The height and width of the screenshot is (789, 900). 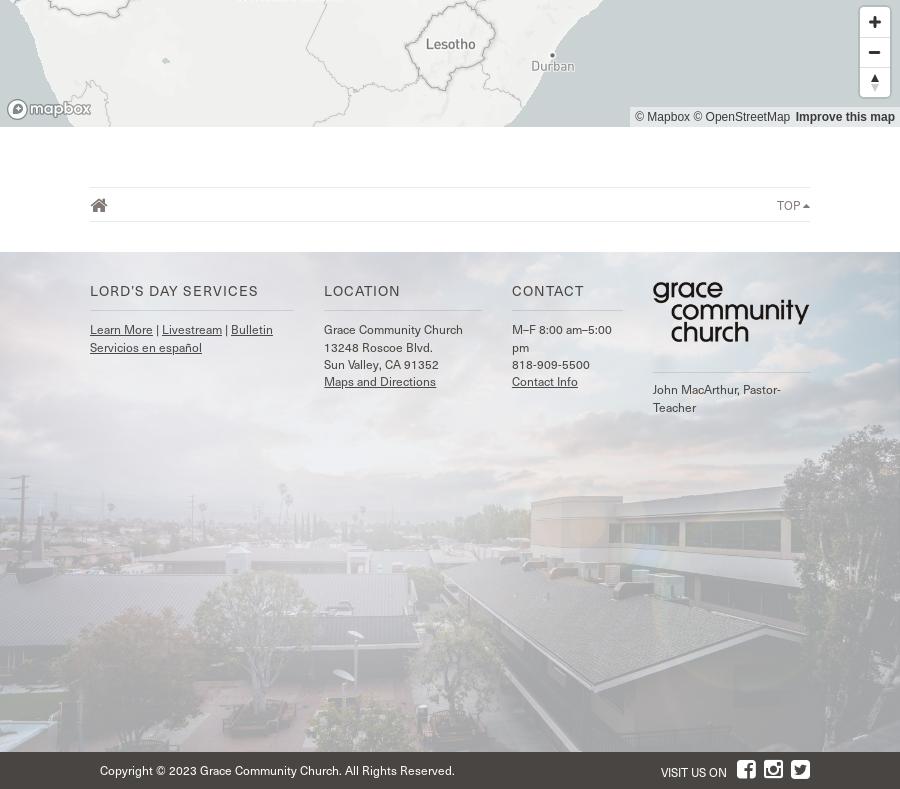 I want to click on 'Servicios en español', so click(x=145, y=344).